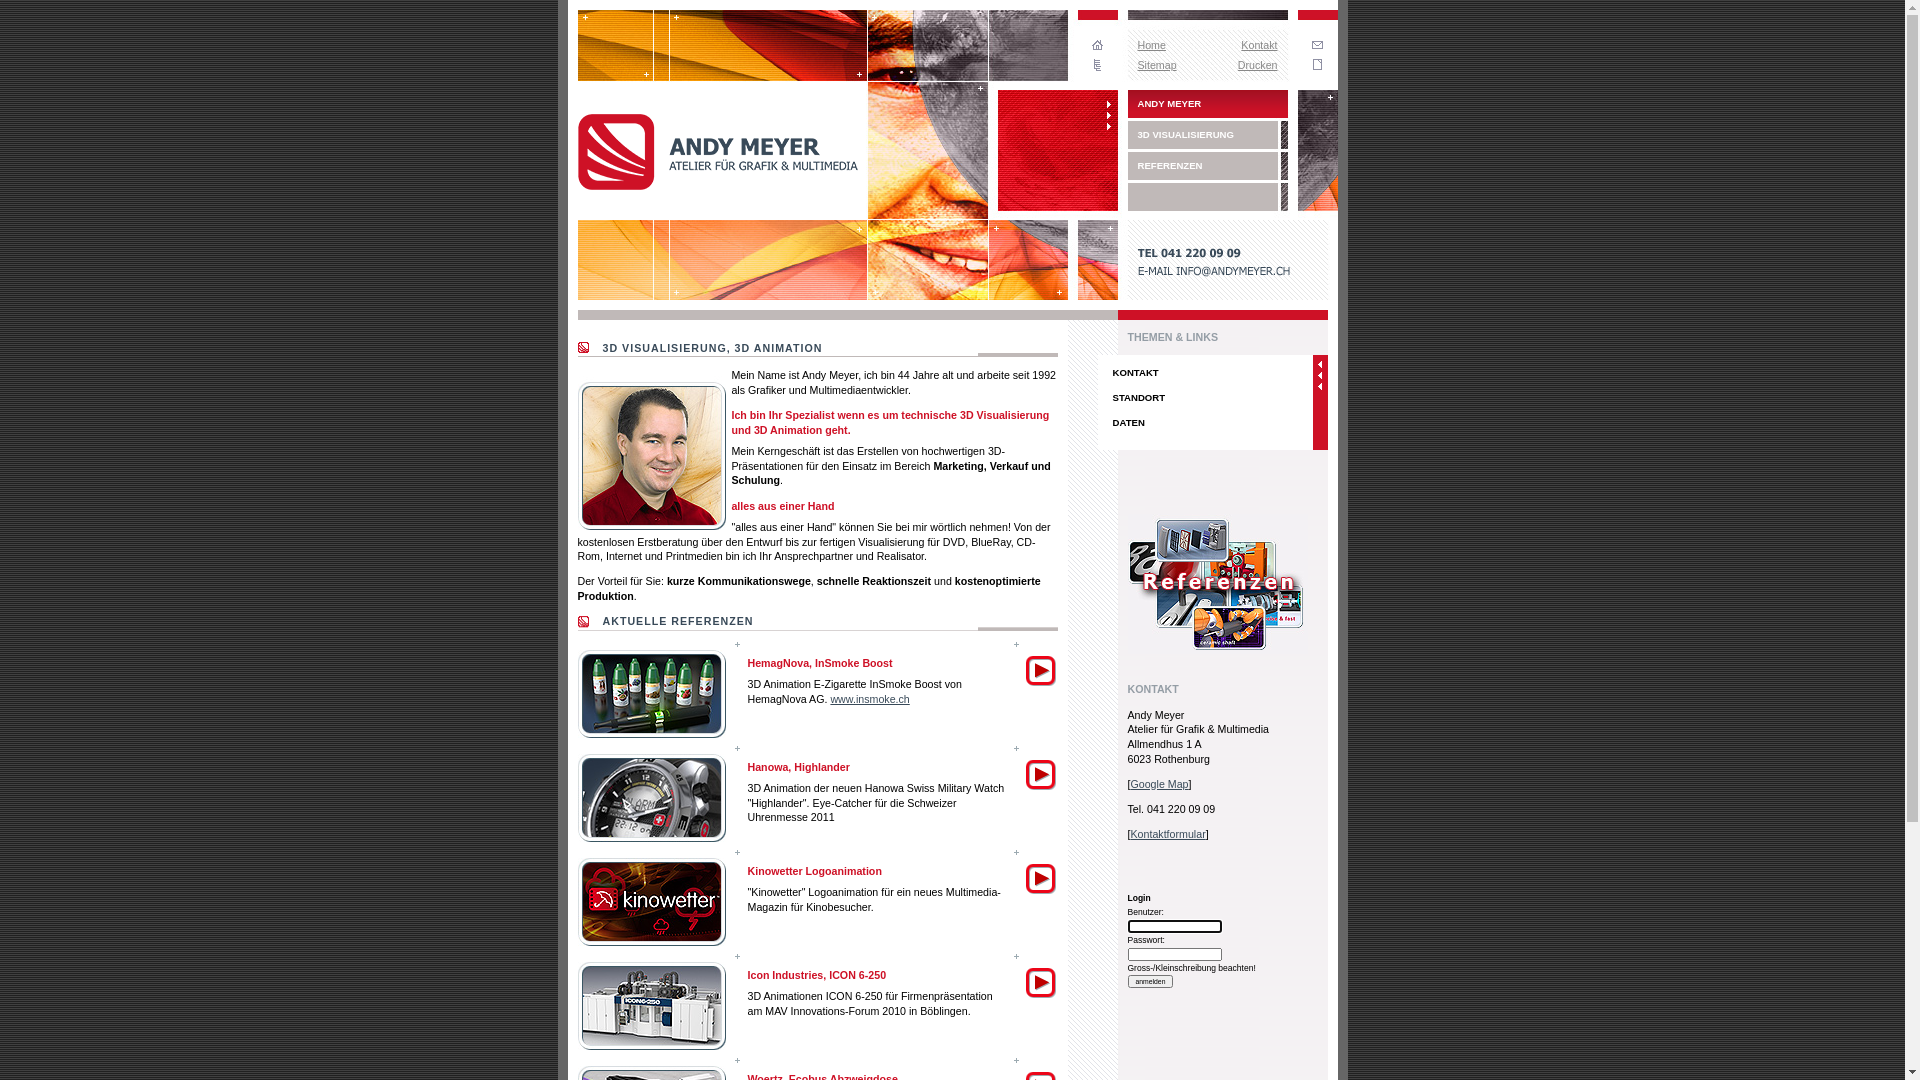 The image size is (1920, 1080). What do you see at coordinates (1257, 45) in the screenshot?
I see `'Kontakt'` at bounding box center [1257, 45].